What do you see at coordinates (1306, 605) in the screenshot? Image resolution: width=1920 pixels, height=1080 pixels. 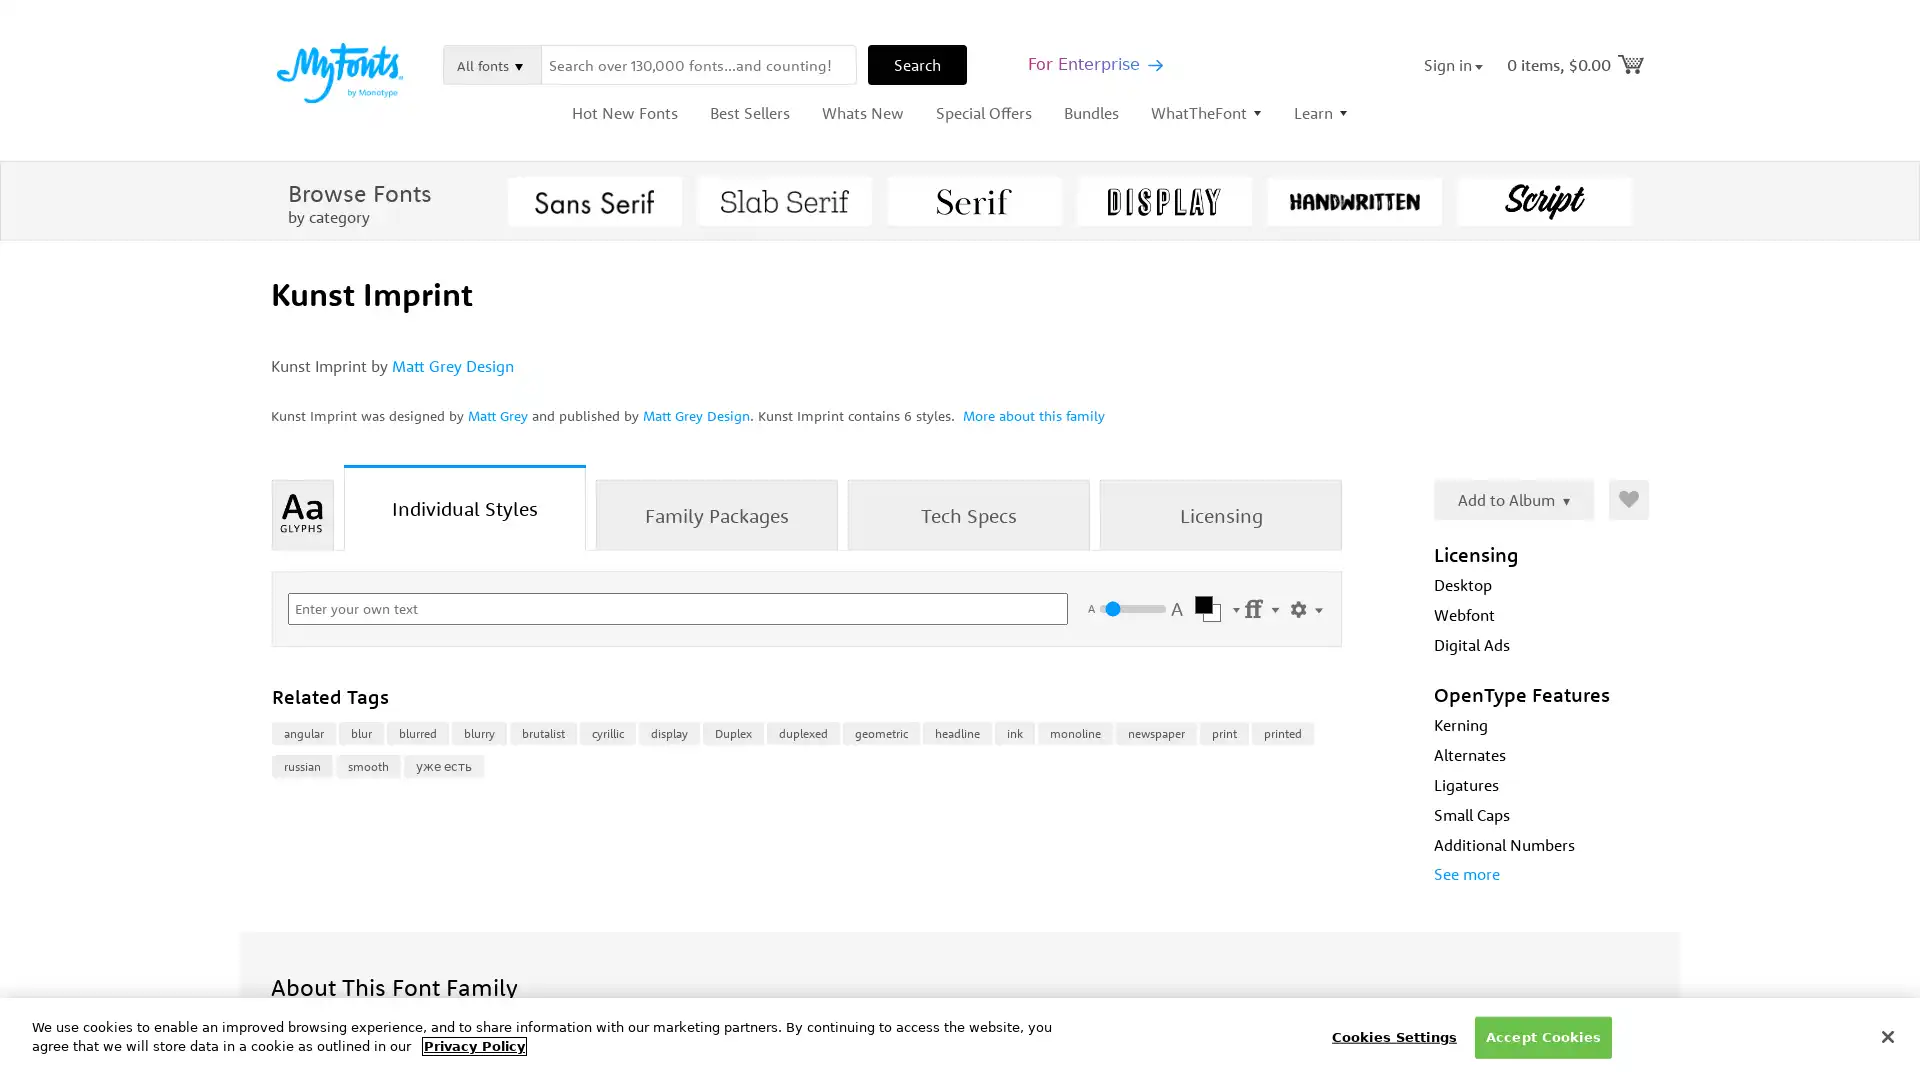 I see `Show Settings` at bounding box center [1306, 605].